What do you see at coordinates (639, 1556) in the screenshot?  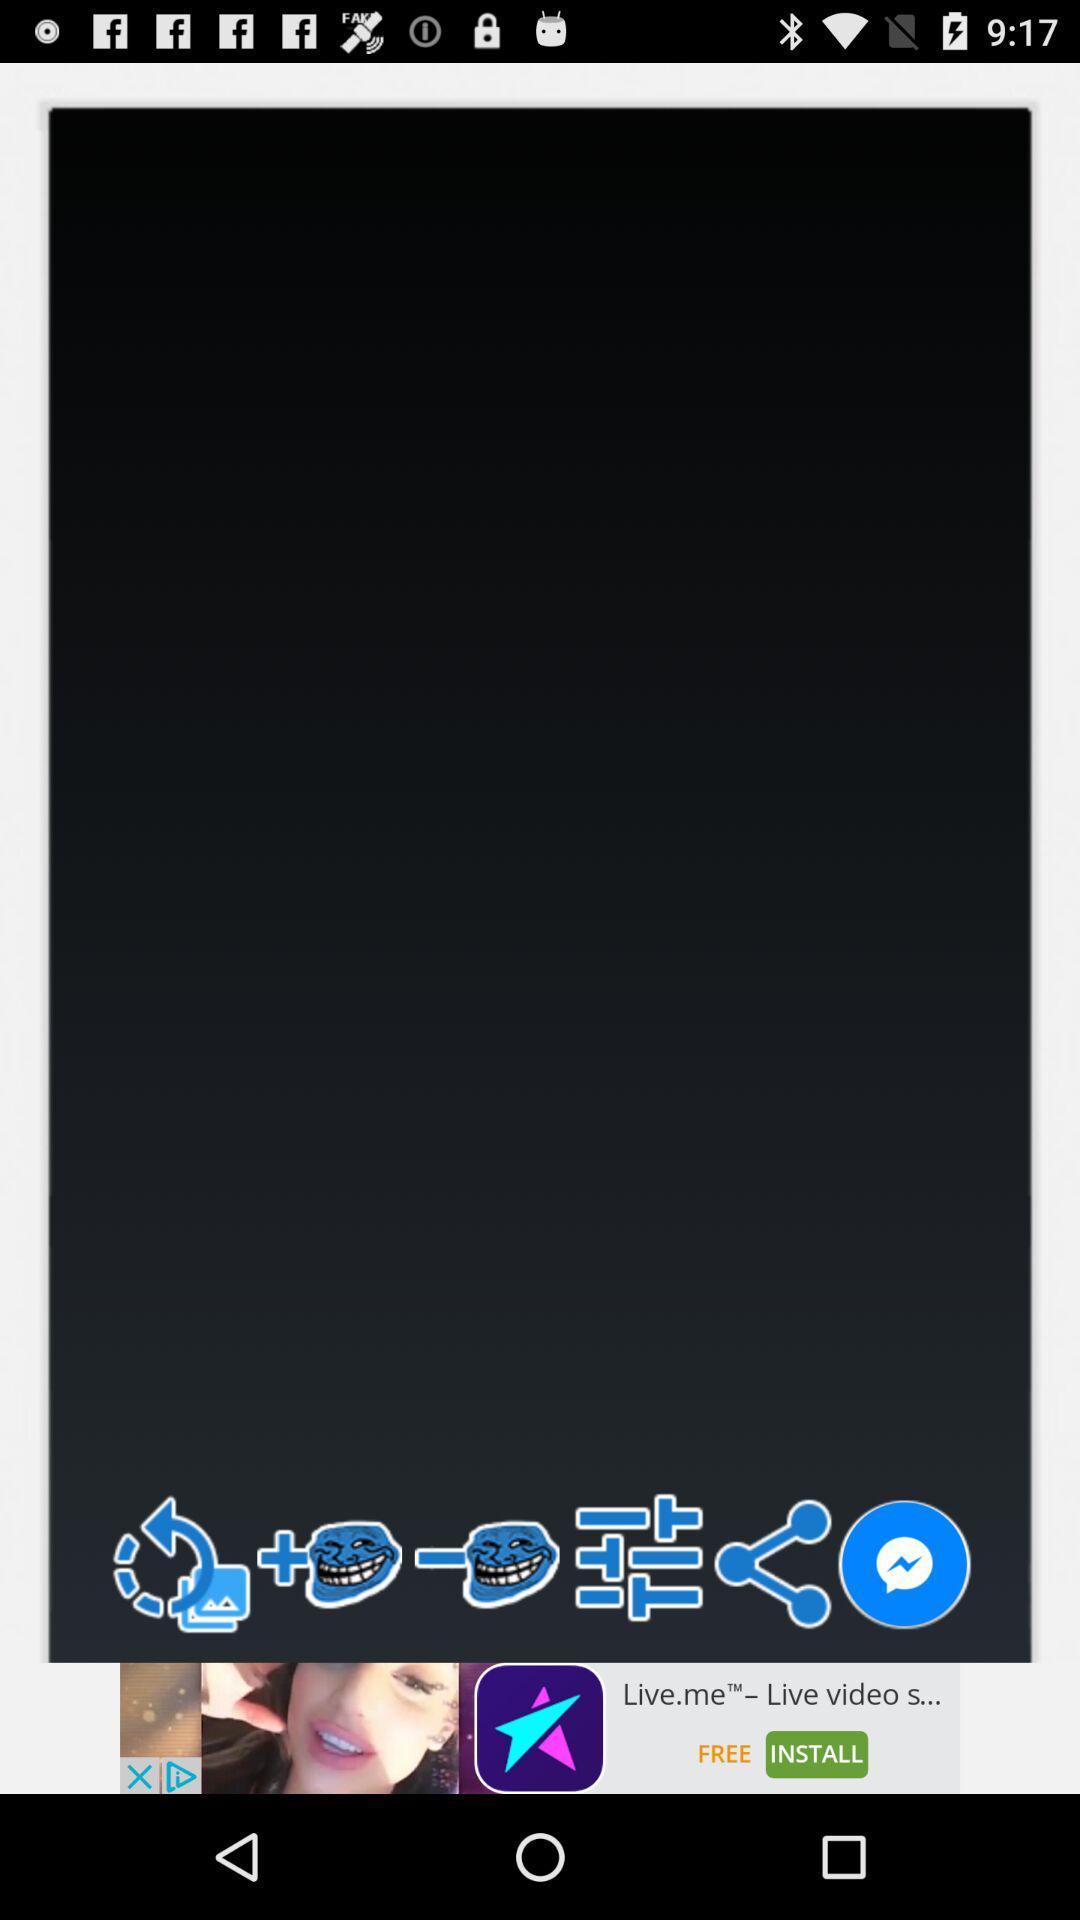 I see `more option` at bounding box center [639, 1556].